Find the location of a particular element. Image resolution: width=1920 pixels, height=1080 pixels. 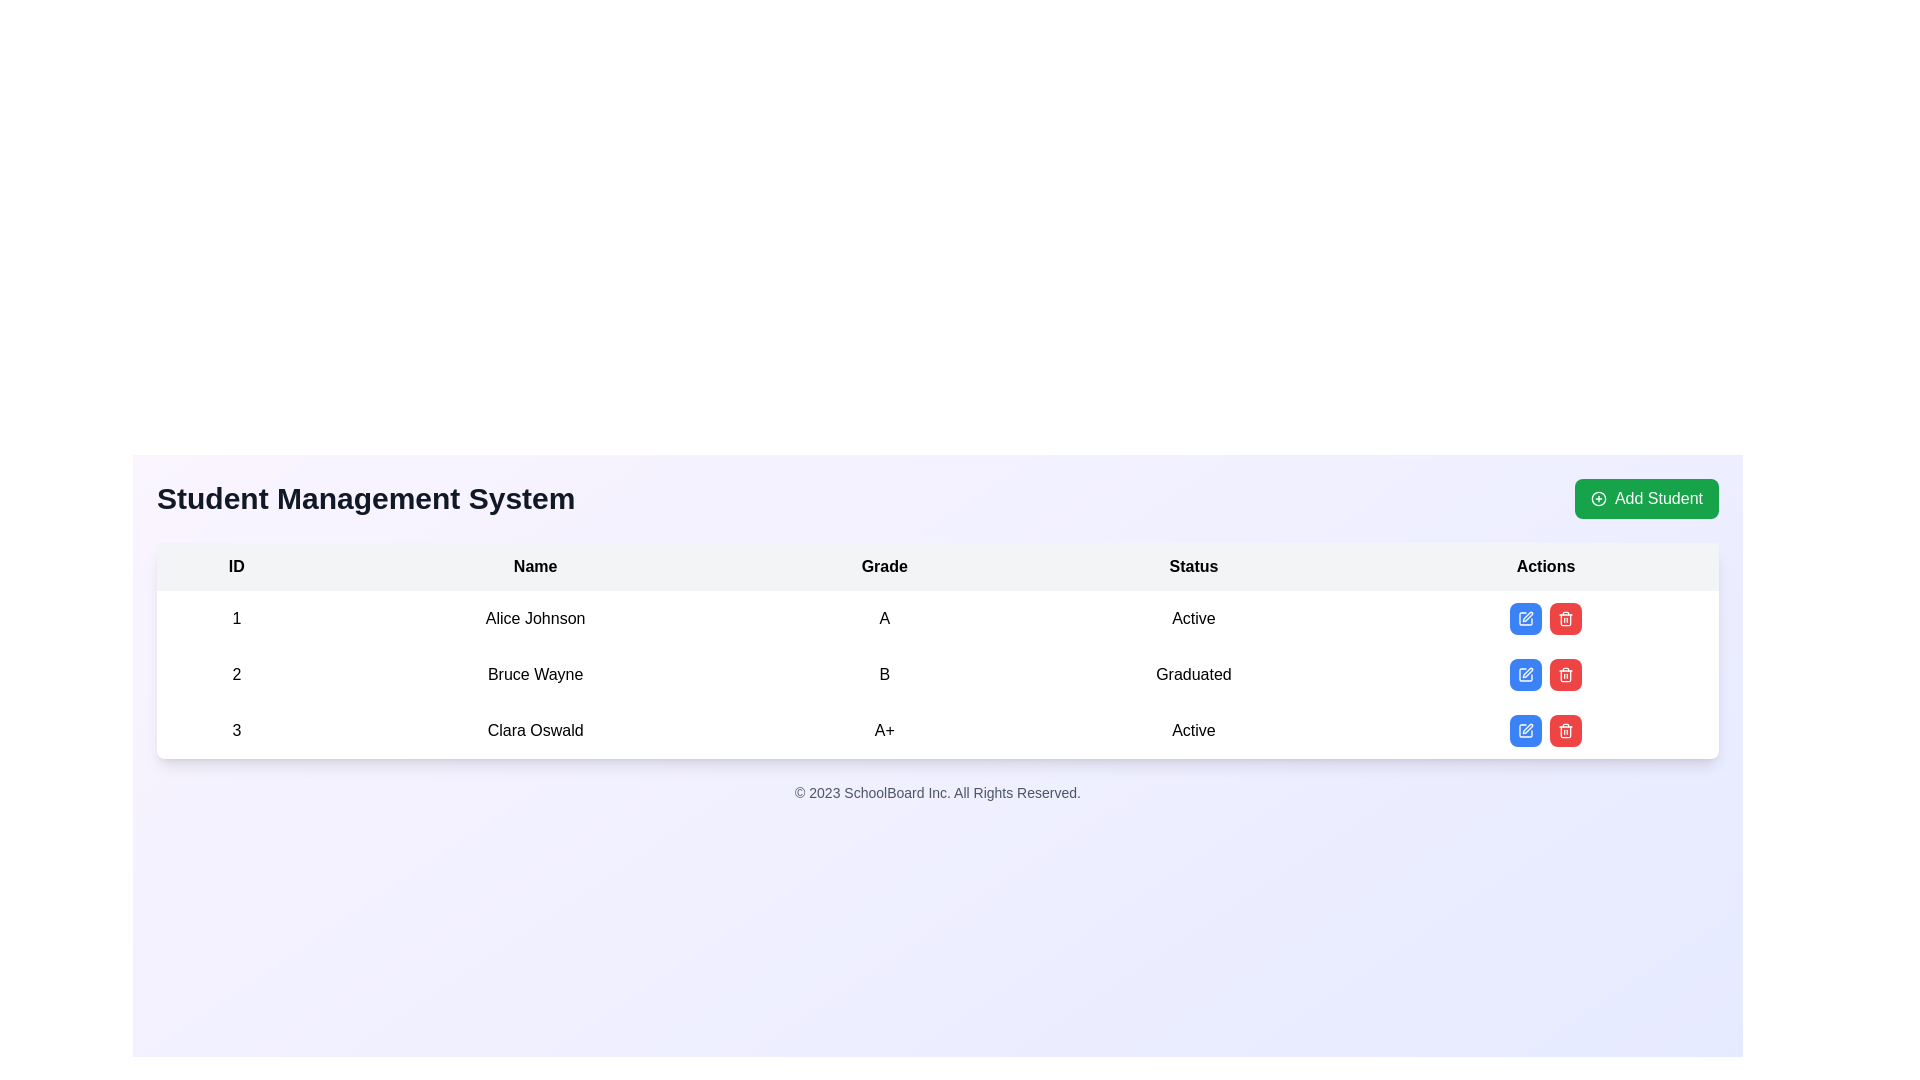

the text 'B' in the 'Grade' column corresponding to 'Bruce Wayne' in the table is located at coordinates (883, 675).